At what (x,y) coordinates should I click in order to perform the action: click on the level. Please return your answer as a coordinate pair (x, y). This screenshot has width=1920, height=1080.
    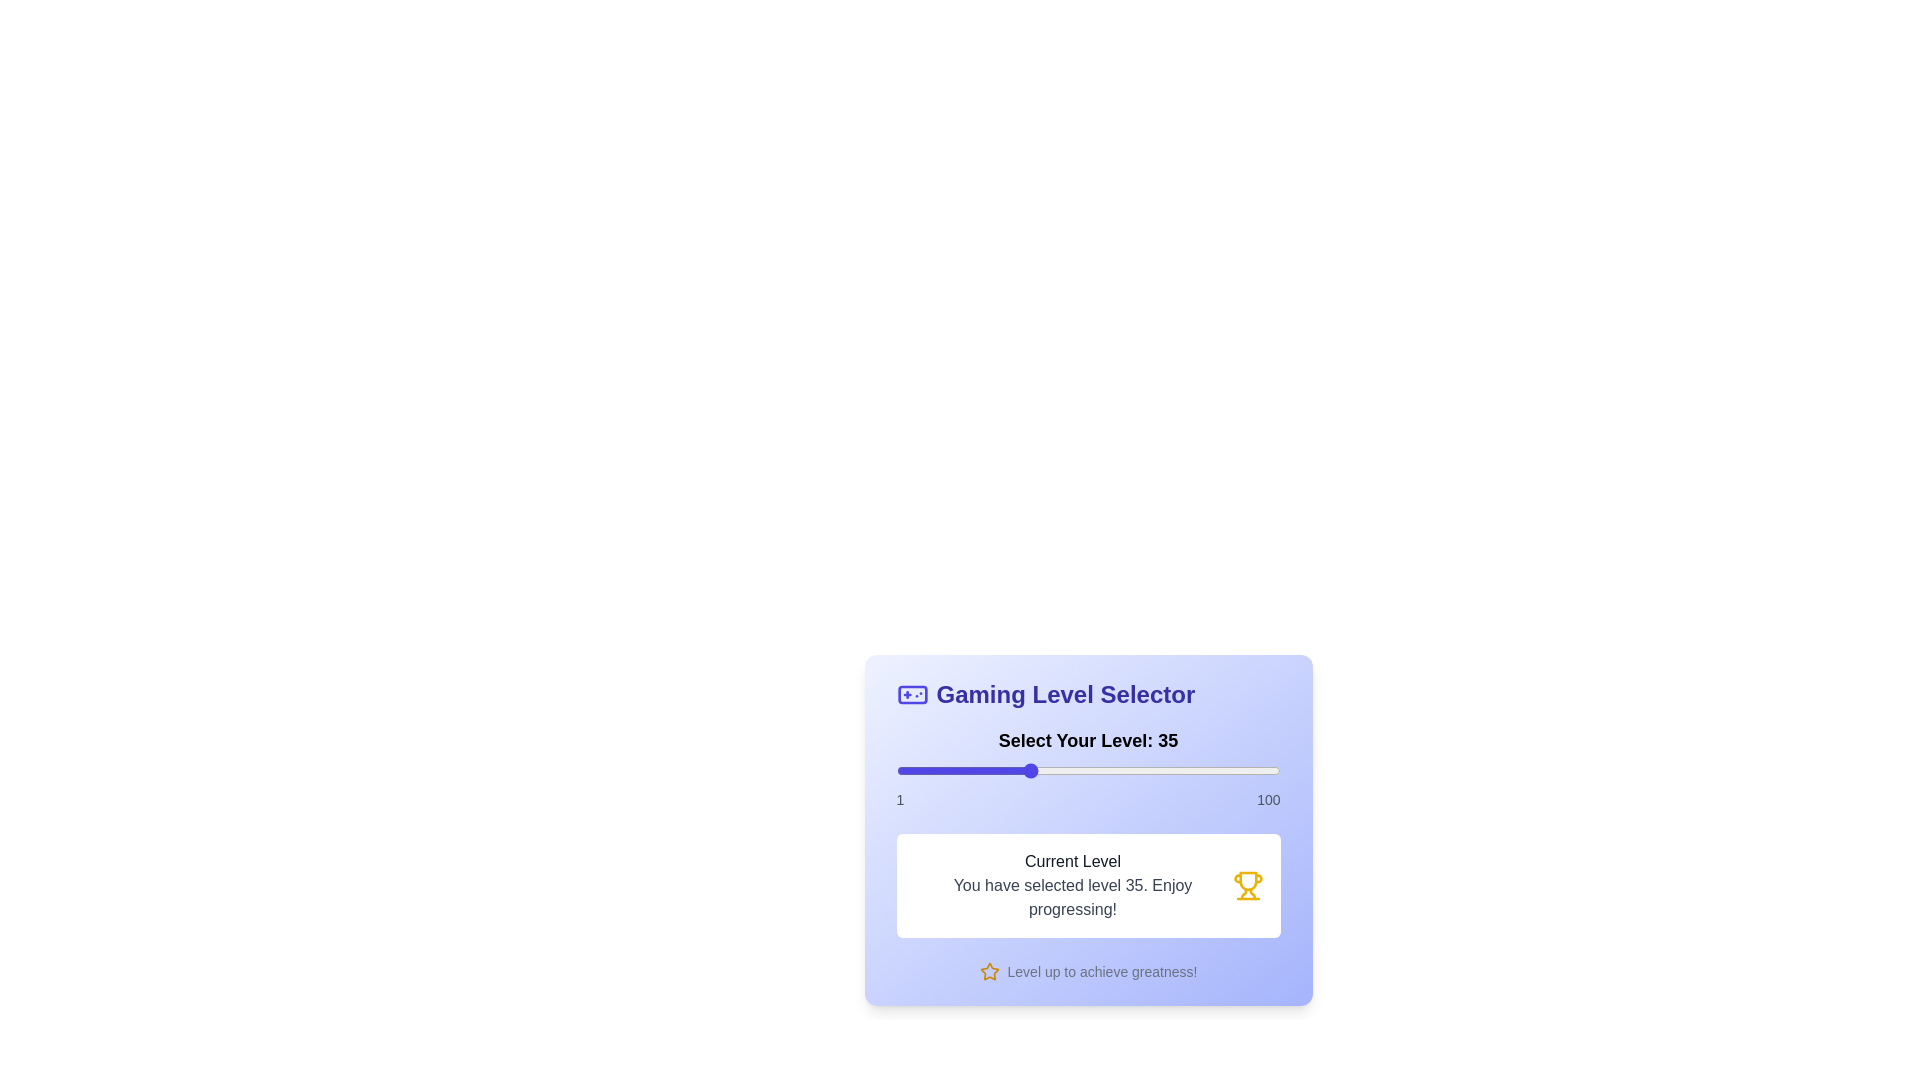
    Looking at the image, I should click on (1195, 770).